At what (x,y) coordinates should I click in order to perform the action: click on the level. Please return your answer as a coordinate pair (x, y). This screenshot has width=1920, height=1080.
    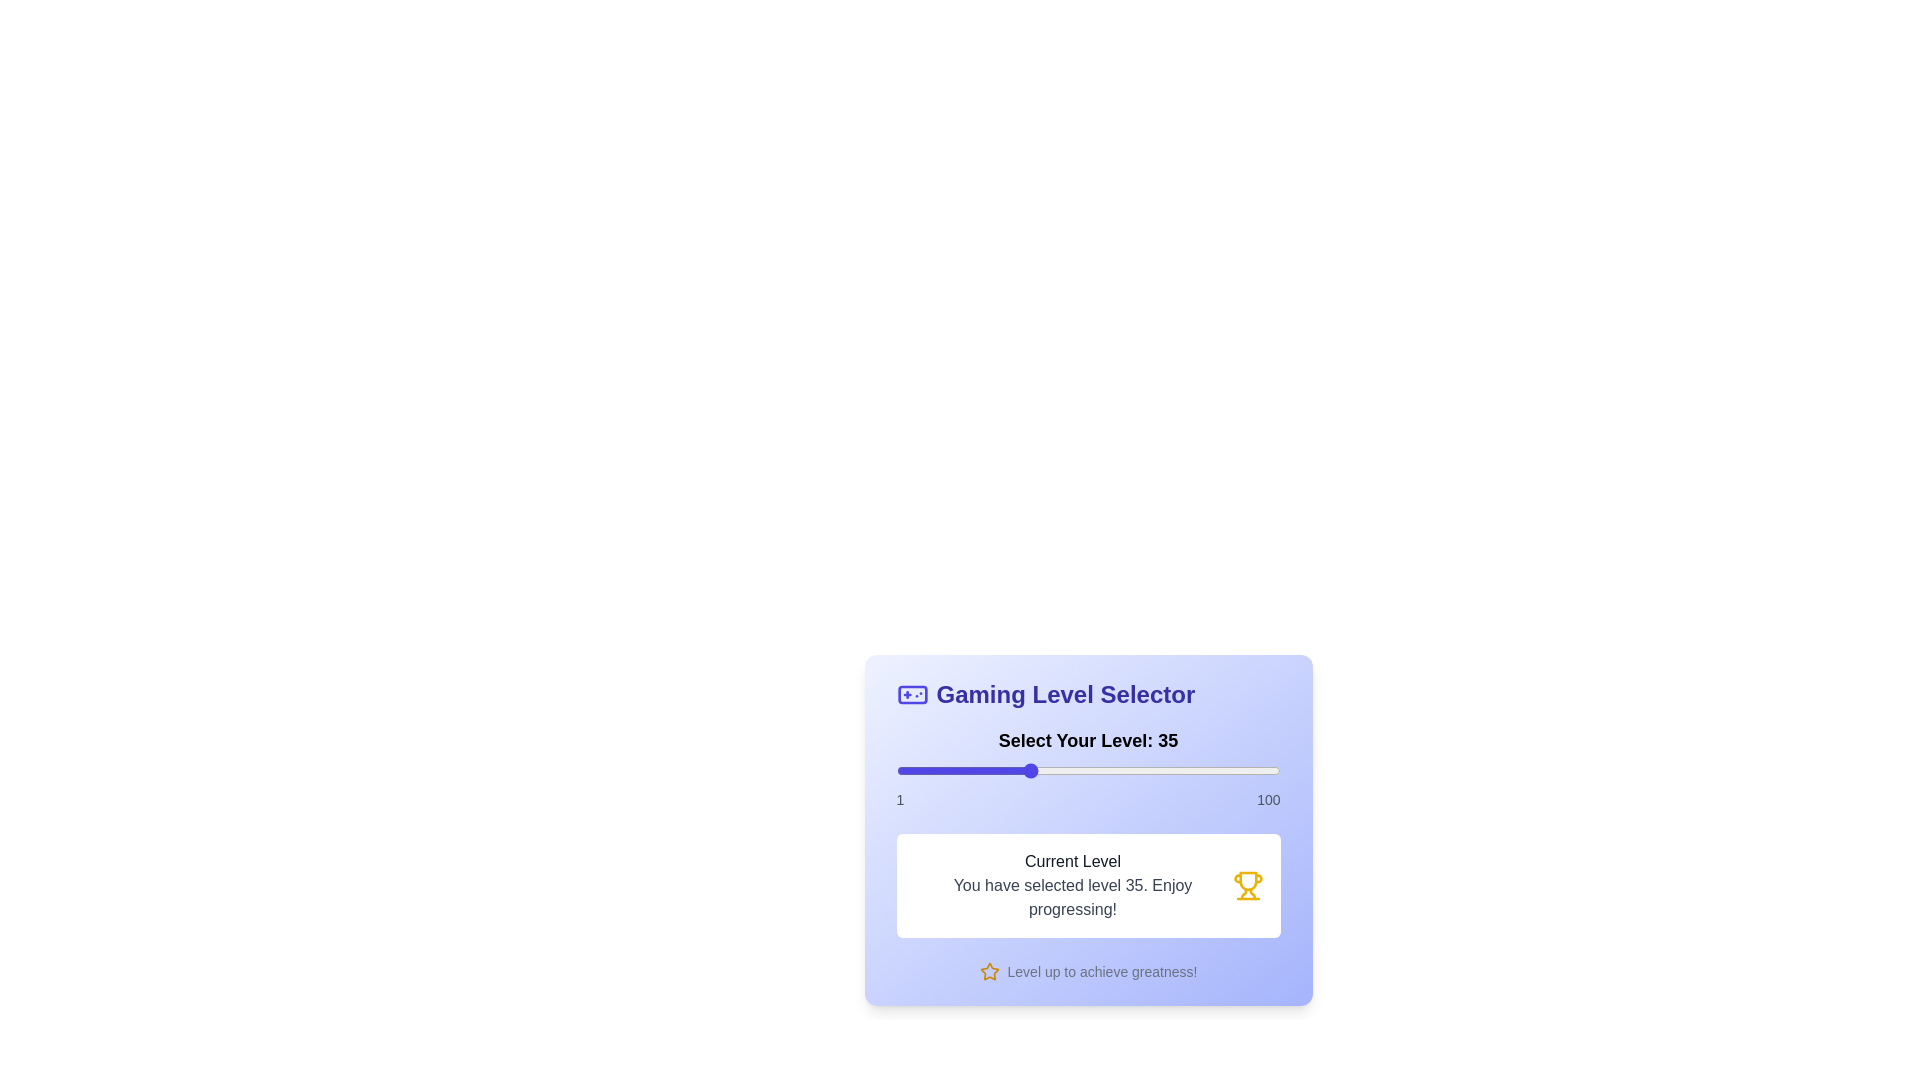
    Looking at the image, I should click on (1195, 770).